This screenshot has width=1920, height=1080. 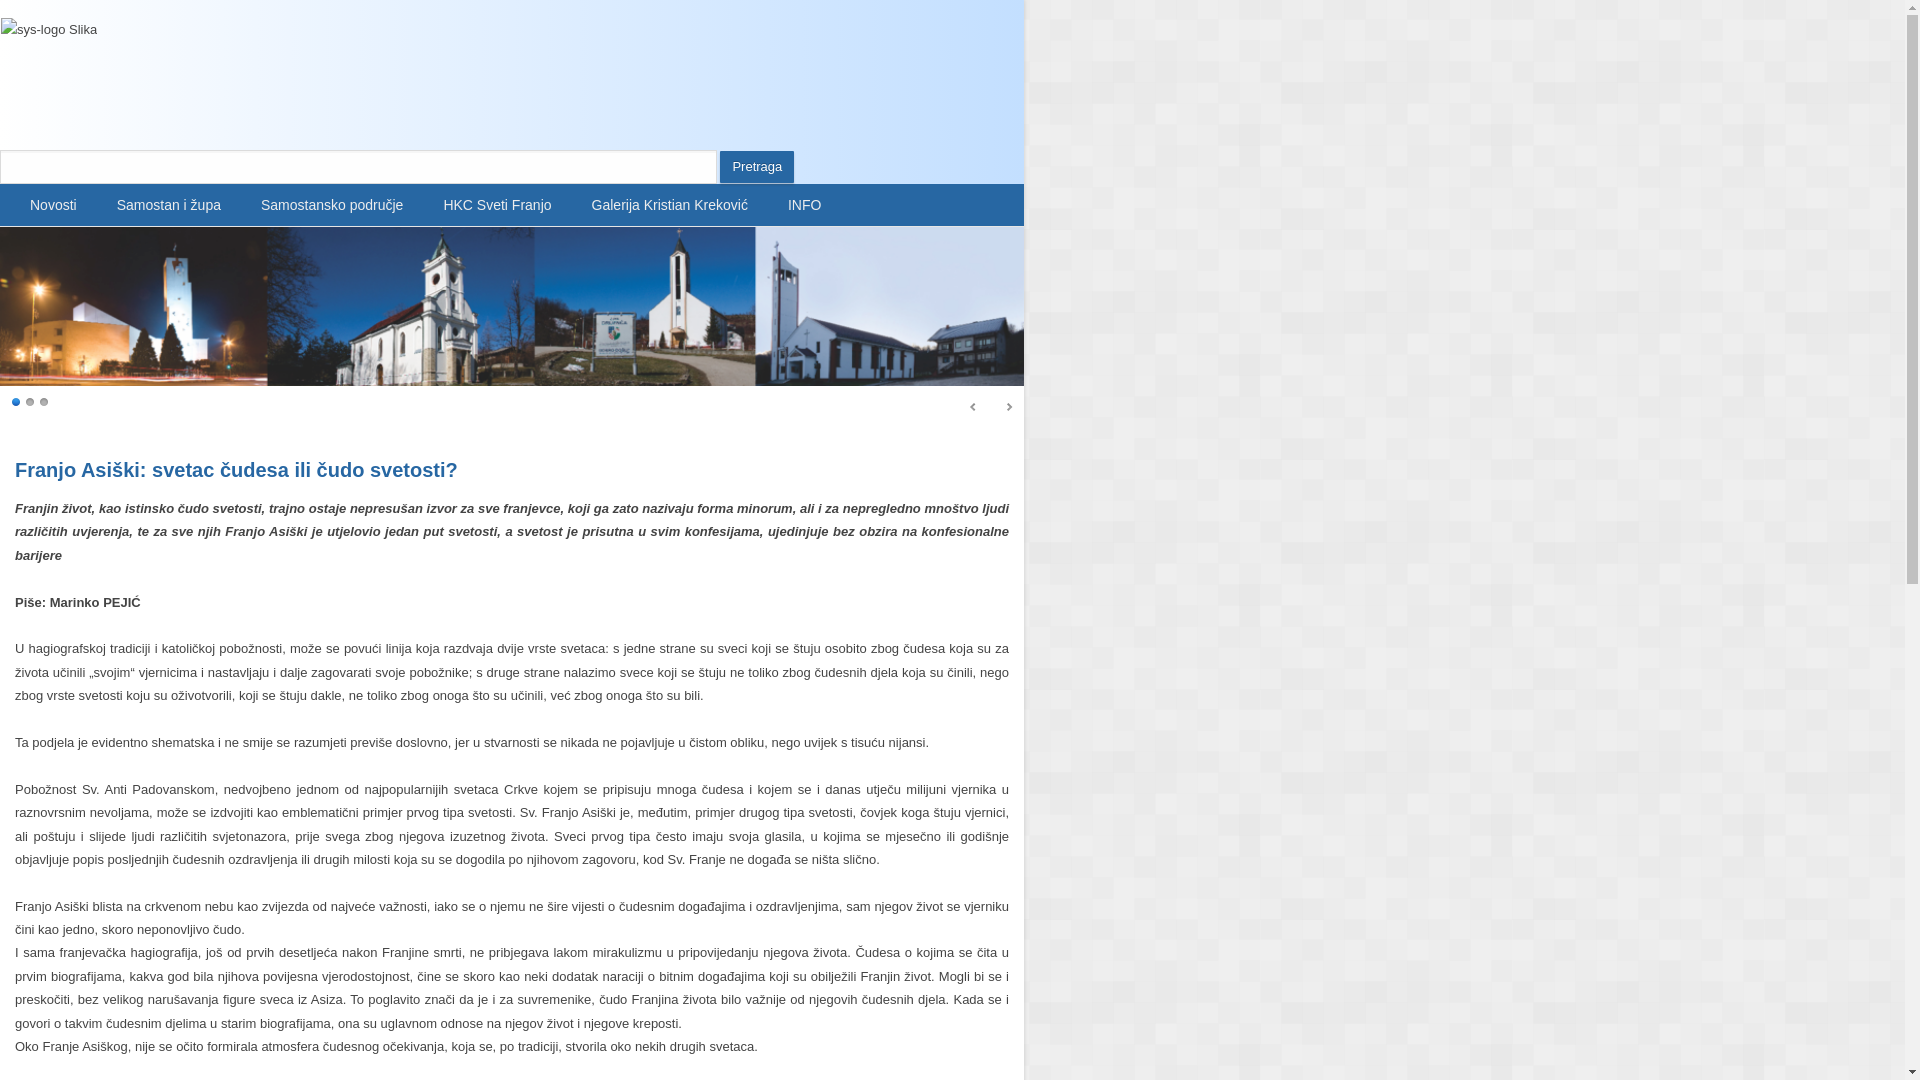 What do you see at coordinates (756, 165) in the screenshot?
I see `'Pretraga'` at bounding box center [756, 165].